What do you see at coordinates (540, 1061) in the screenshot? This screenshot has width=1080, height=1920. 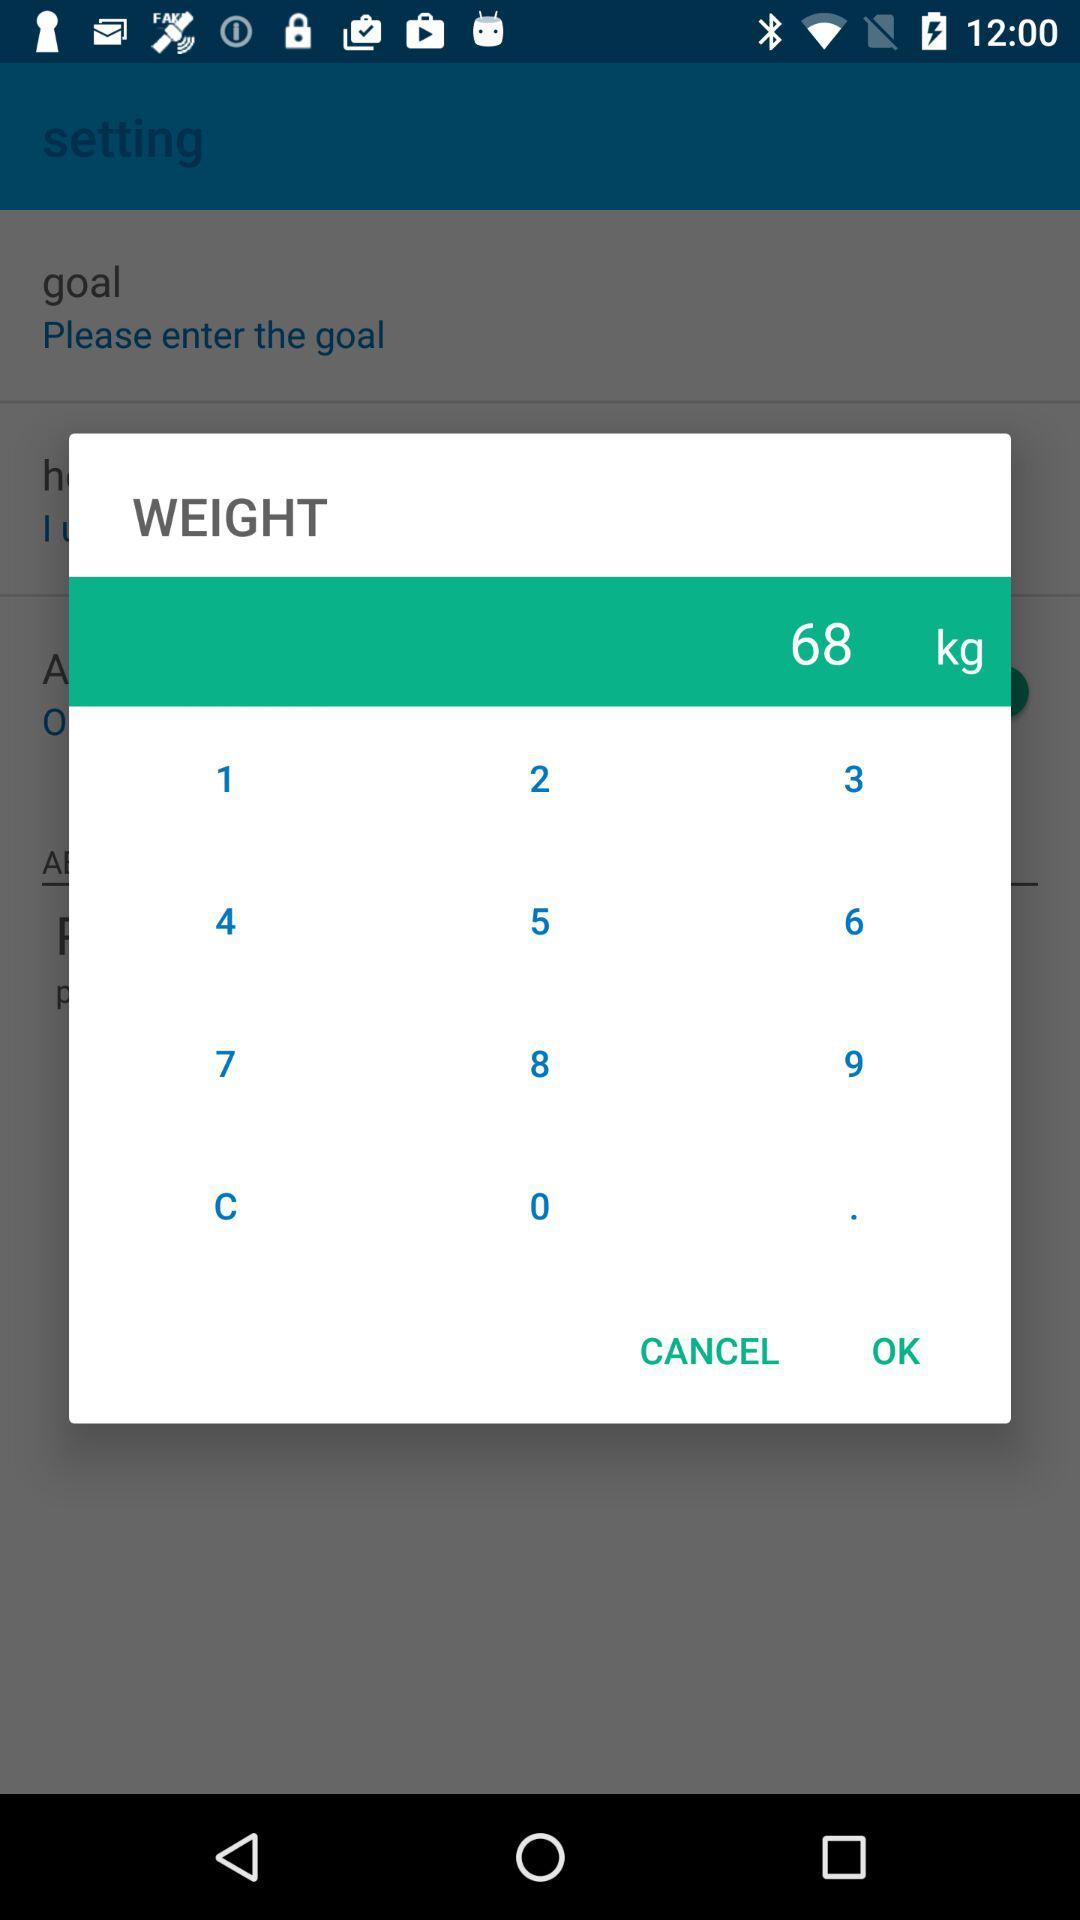 I see `the item next to the 4 item` at bounding box center [540, 1061].